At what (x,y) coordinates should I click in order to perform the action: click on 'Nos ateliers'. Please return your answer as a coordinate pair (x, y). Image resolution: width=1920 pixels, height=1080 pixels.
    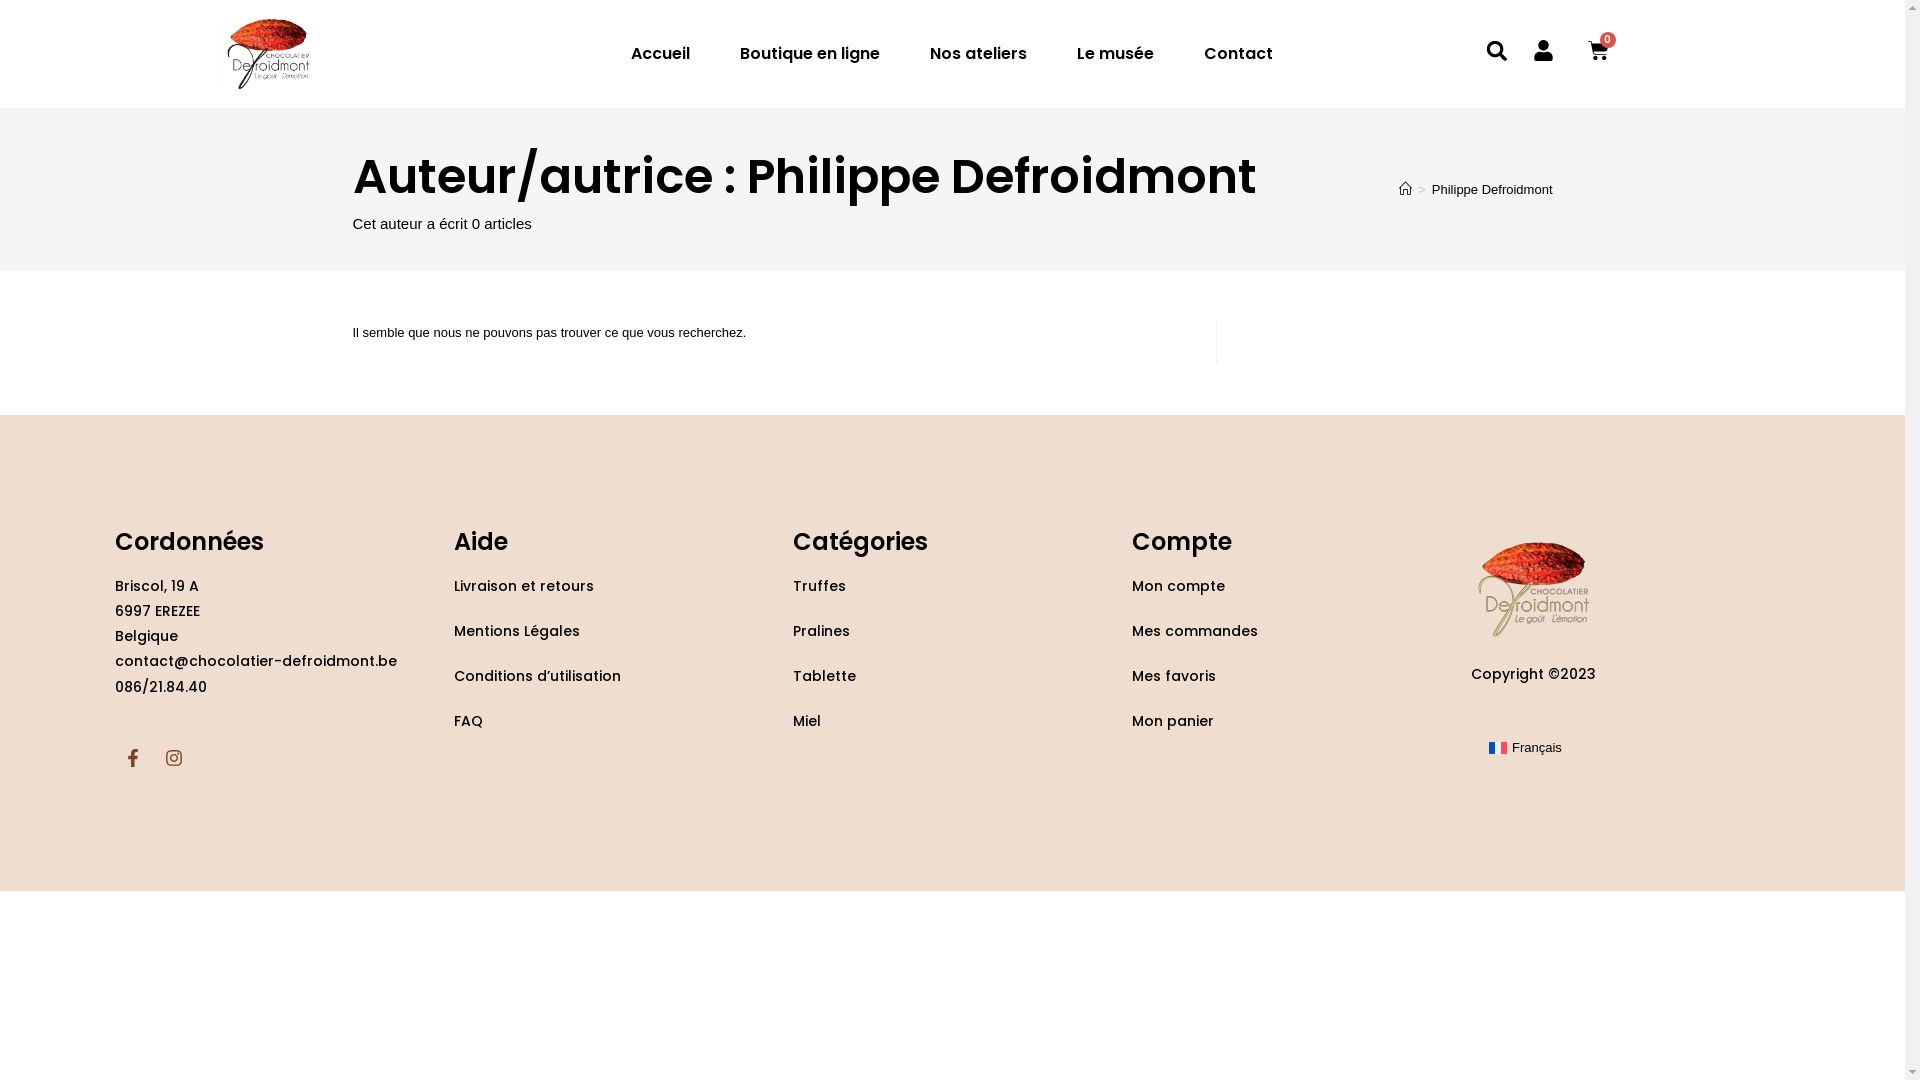
    Looking at the image, I should click on (978, 53).